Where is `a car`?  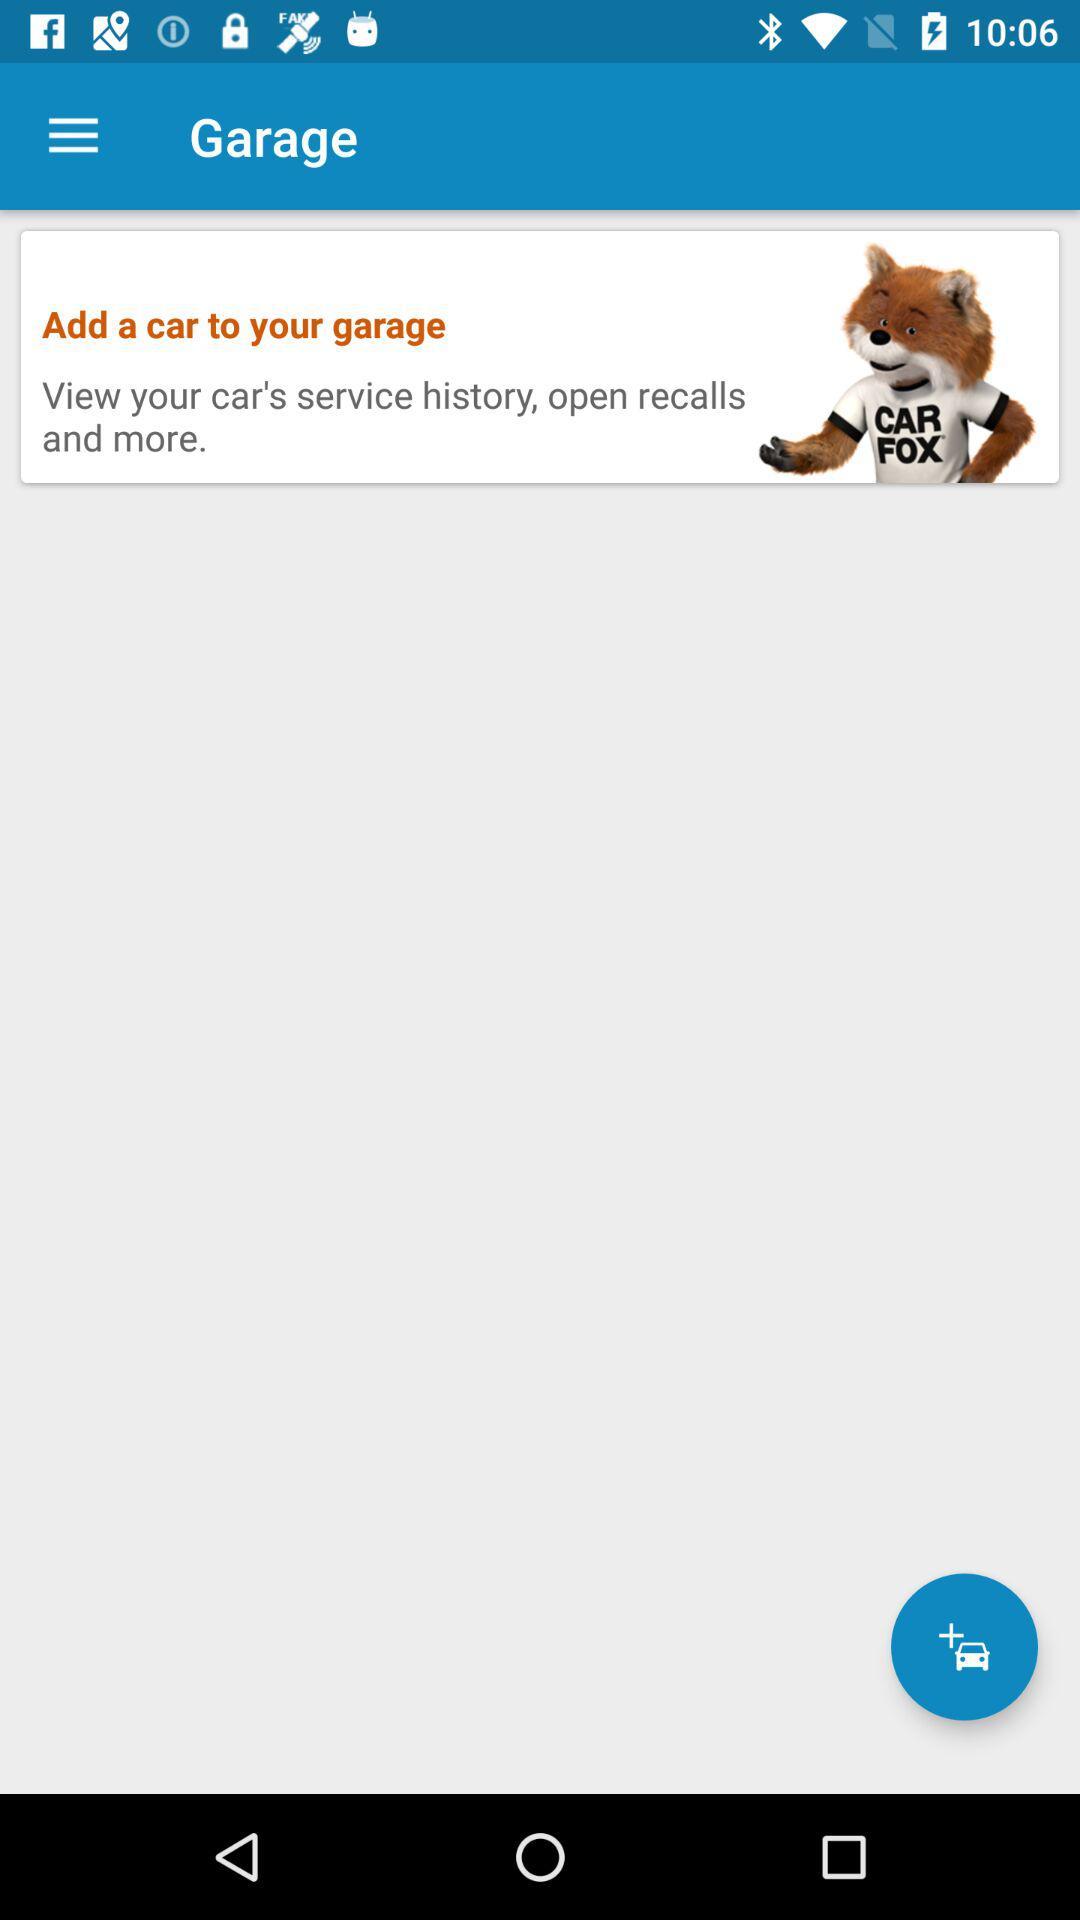
a car is located at coordinates (963, 1646).